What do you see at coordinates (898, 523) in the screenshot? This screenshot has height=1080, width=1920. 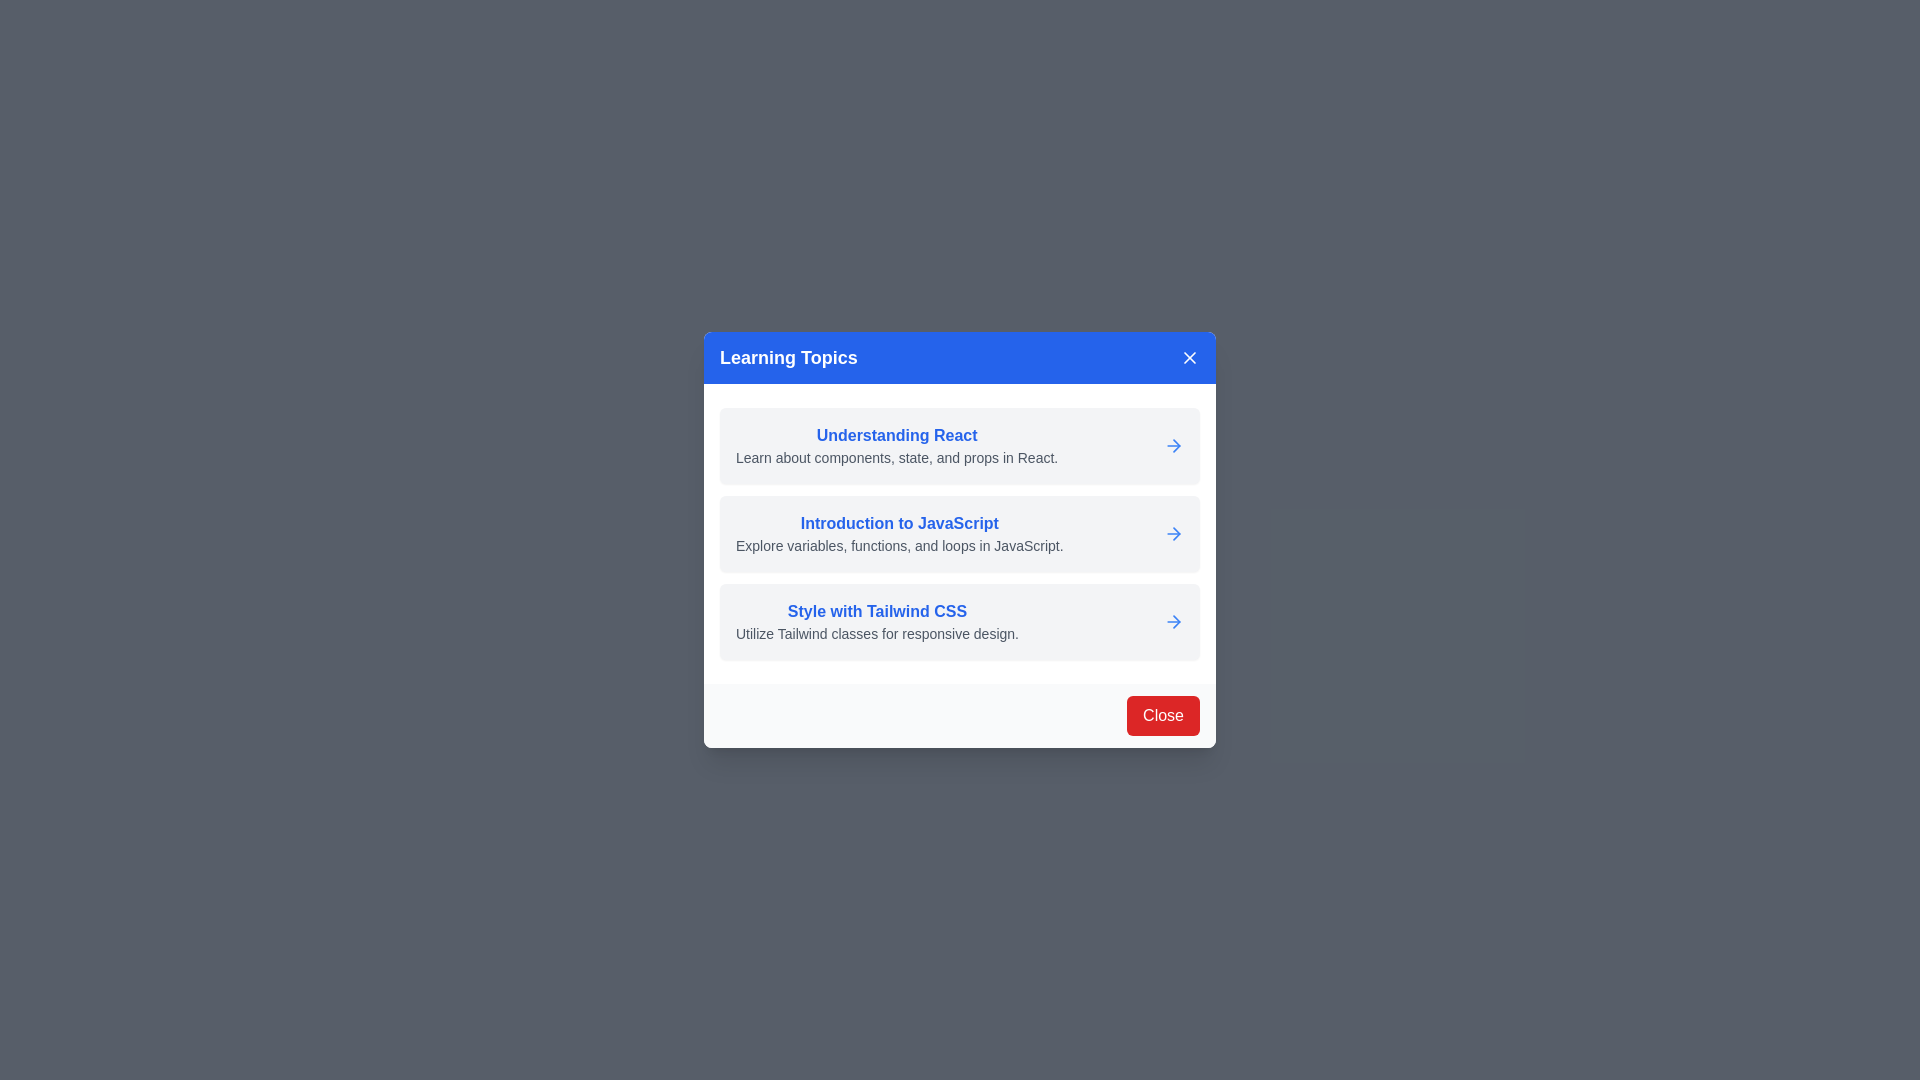 I see `the clickable title text for the JavaScript programming concepts module` at bounding box center [898, 523].